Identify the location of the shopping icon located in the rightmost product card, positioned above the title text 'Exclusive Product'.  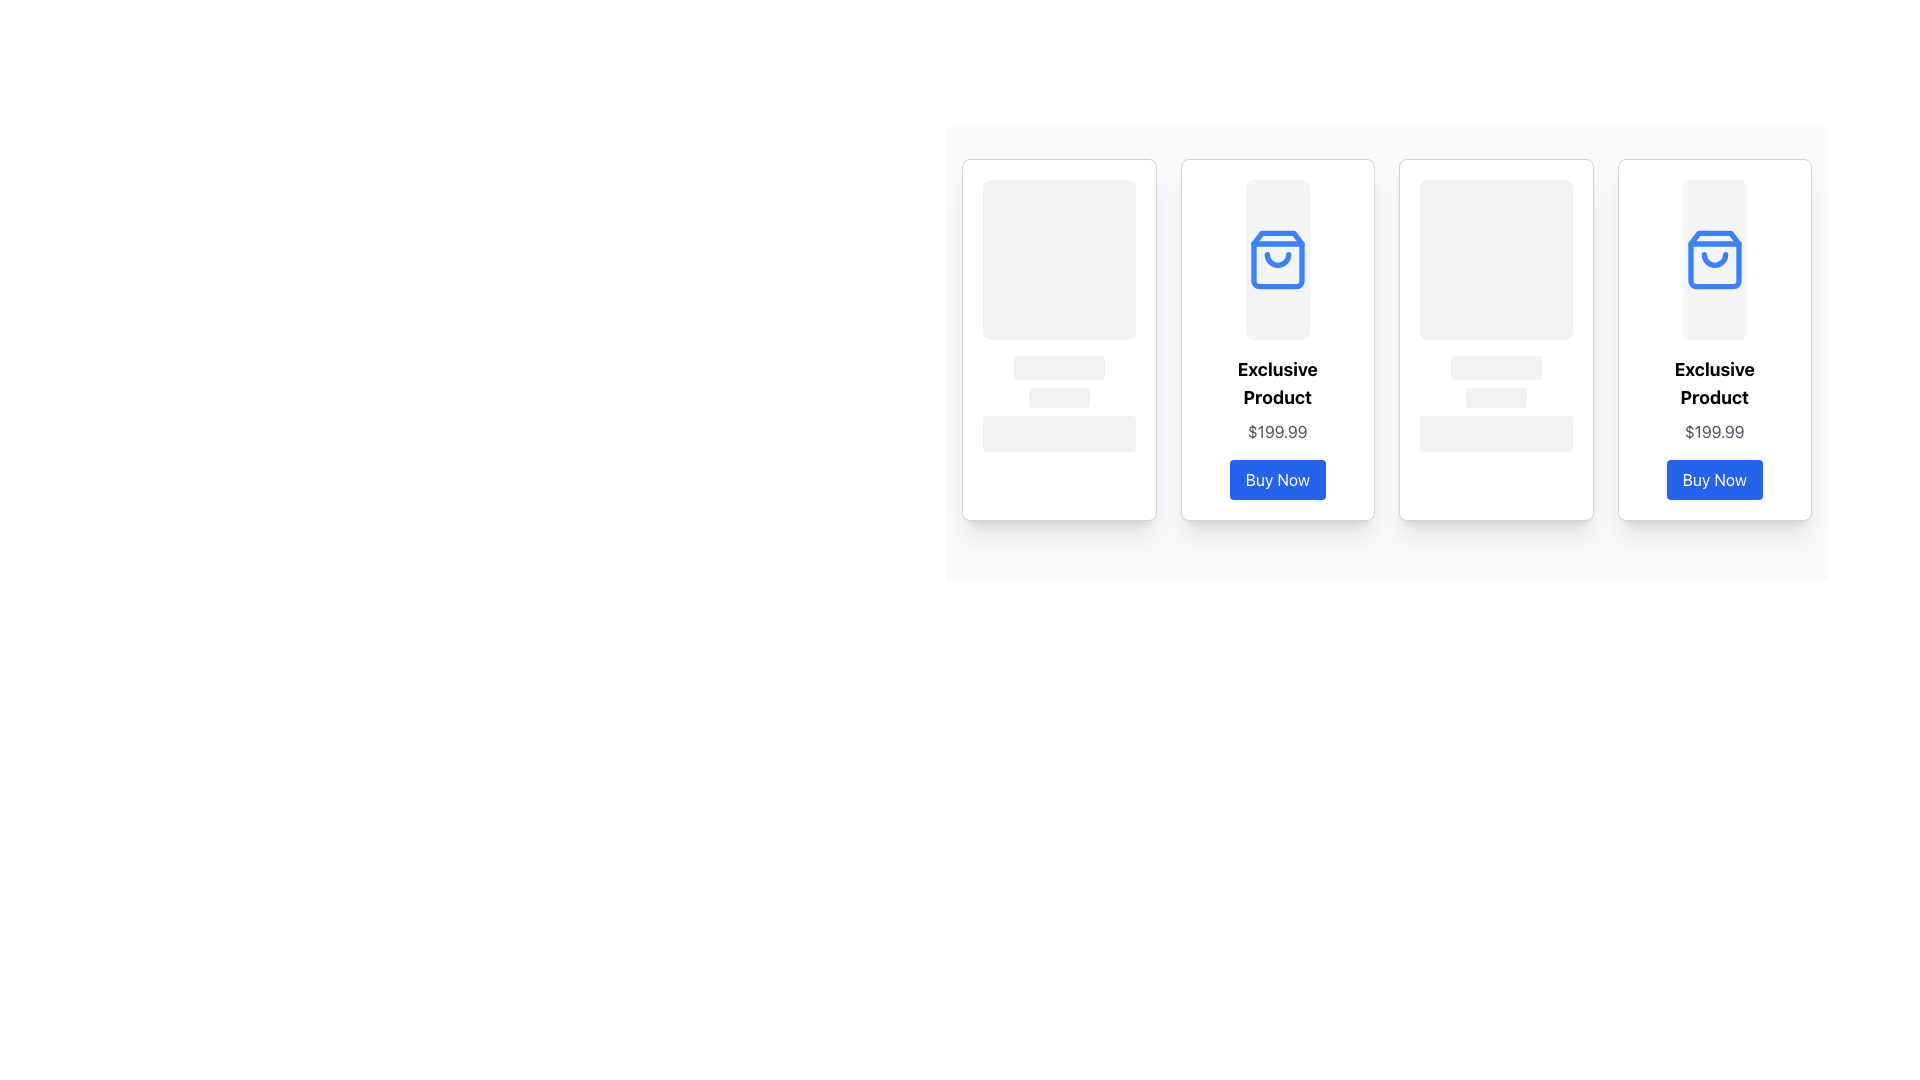
(1713, 258).